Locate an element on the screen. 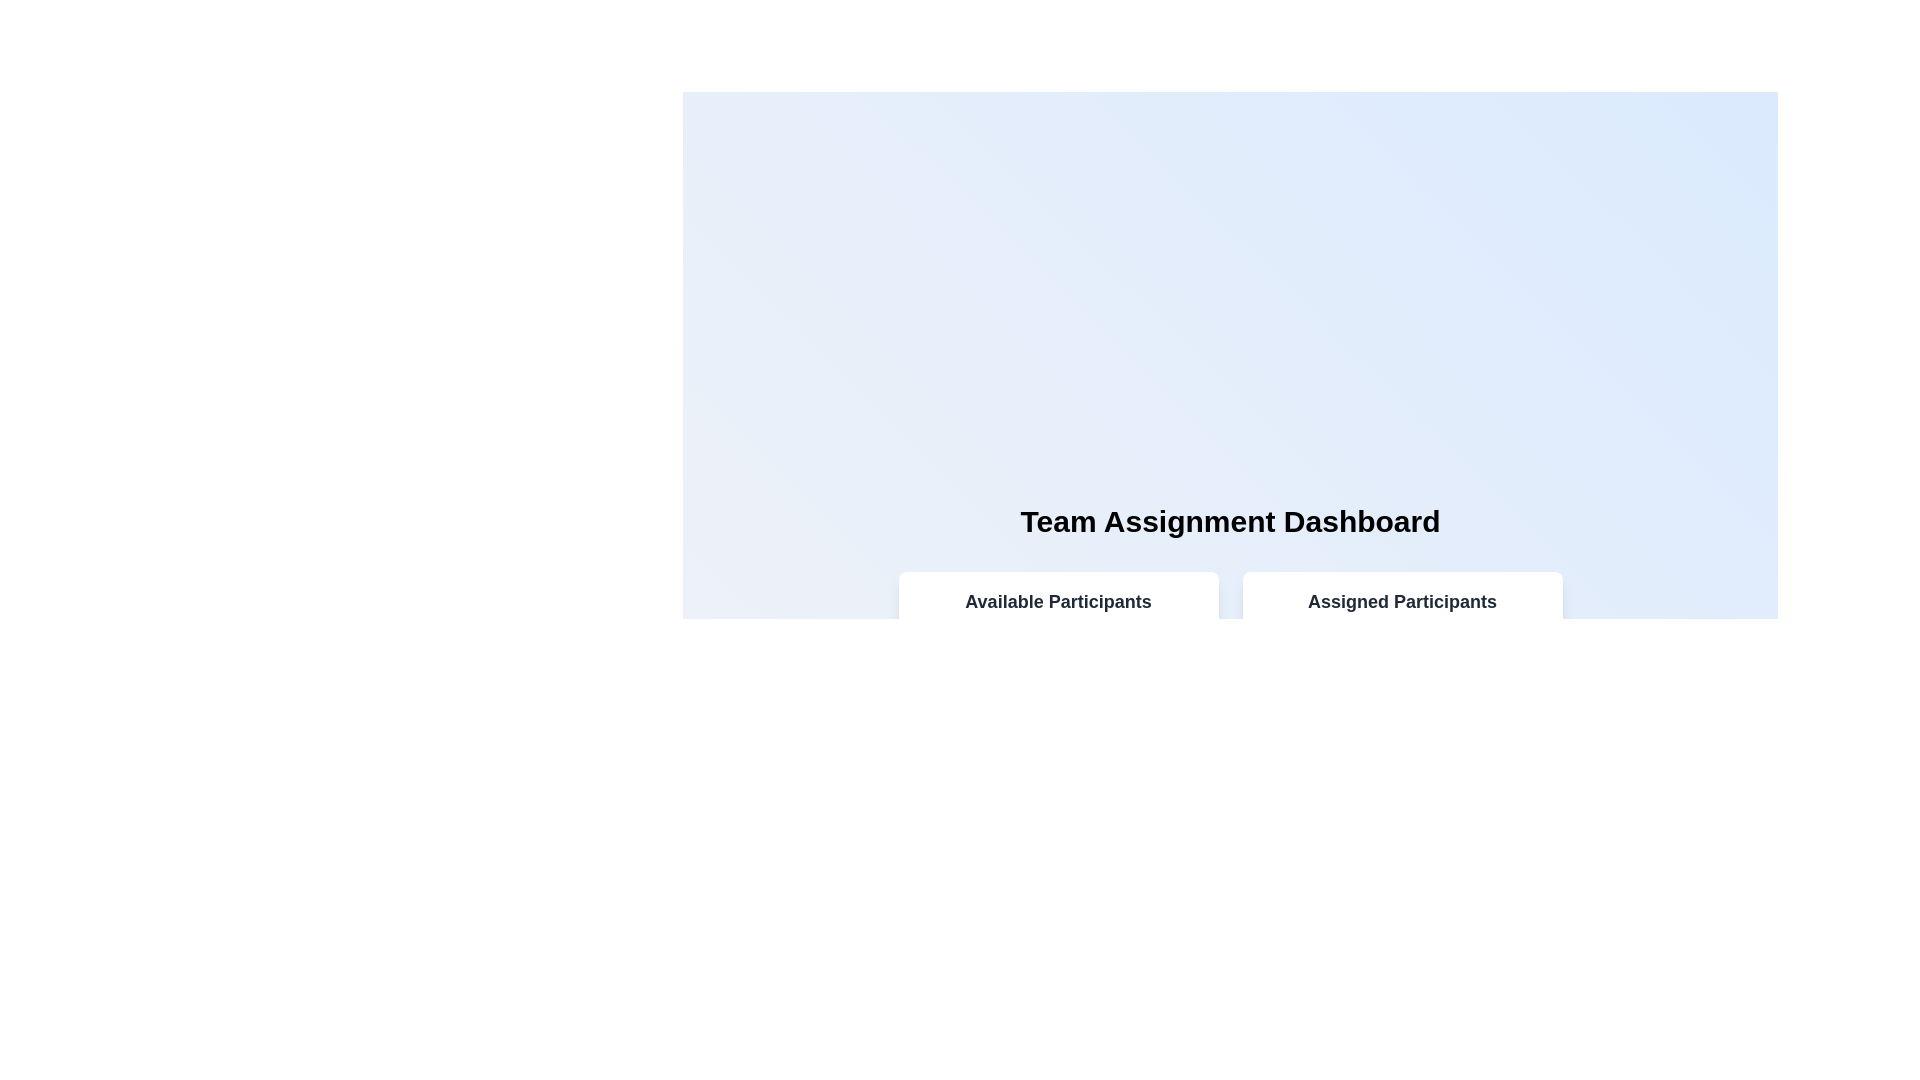  the Text Label indicating available participants for assignment, located in the upper-middle part of the interface is located at coordinates (1057, 600).